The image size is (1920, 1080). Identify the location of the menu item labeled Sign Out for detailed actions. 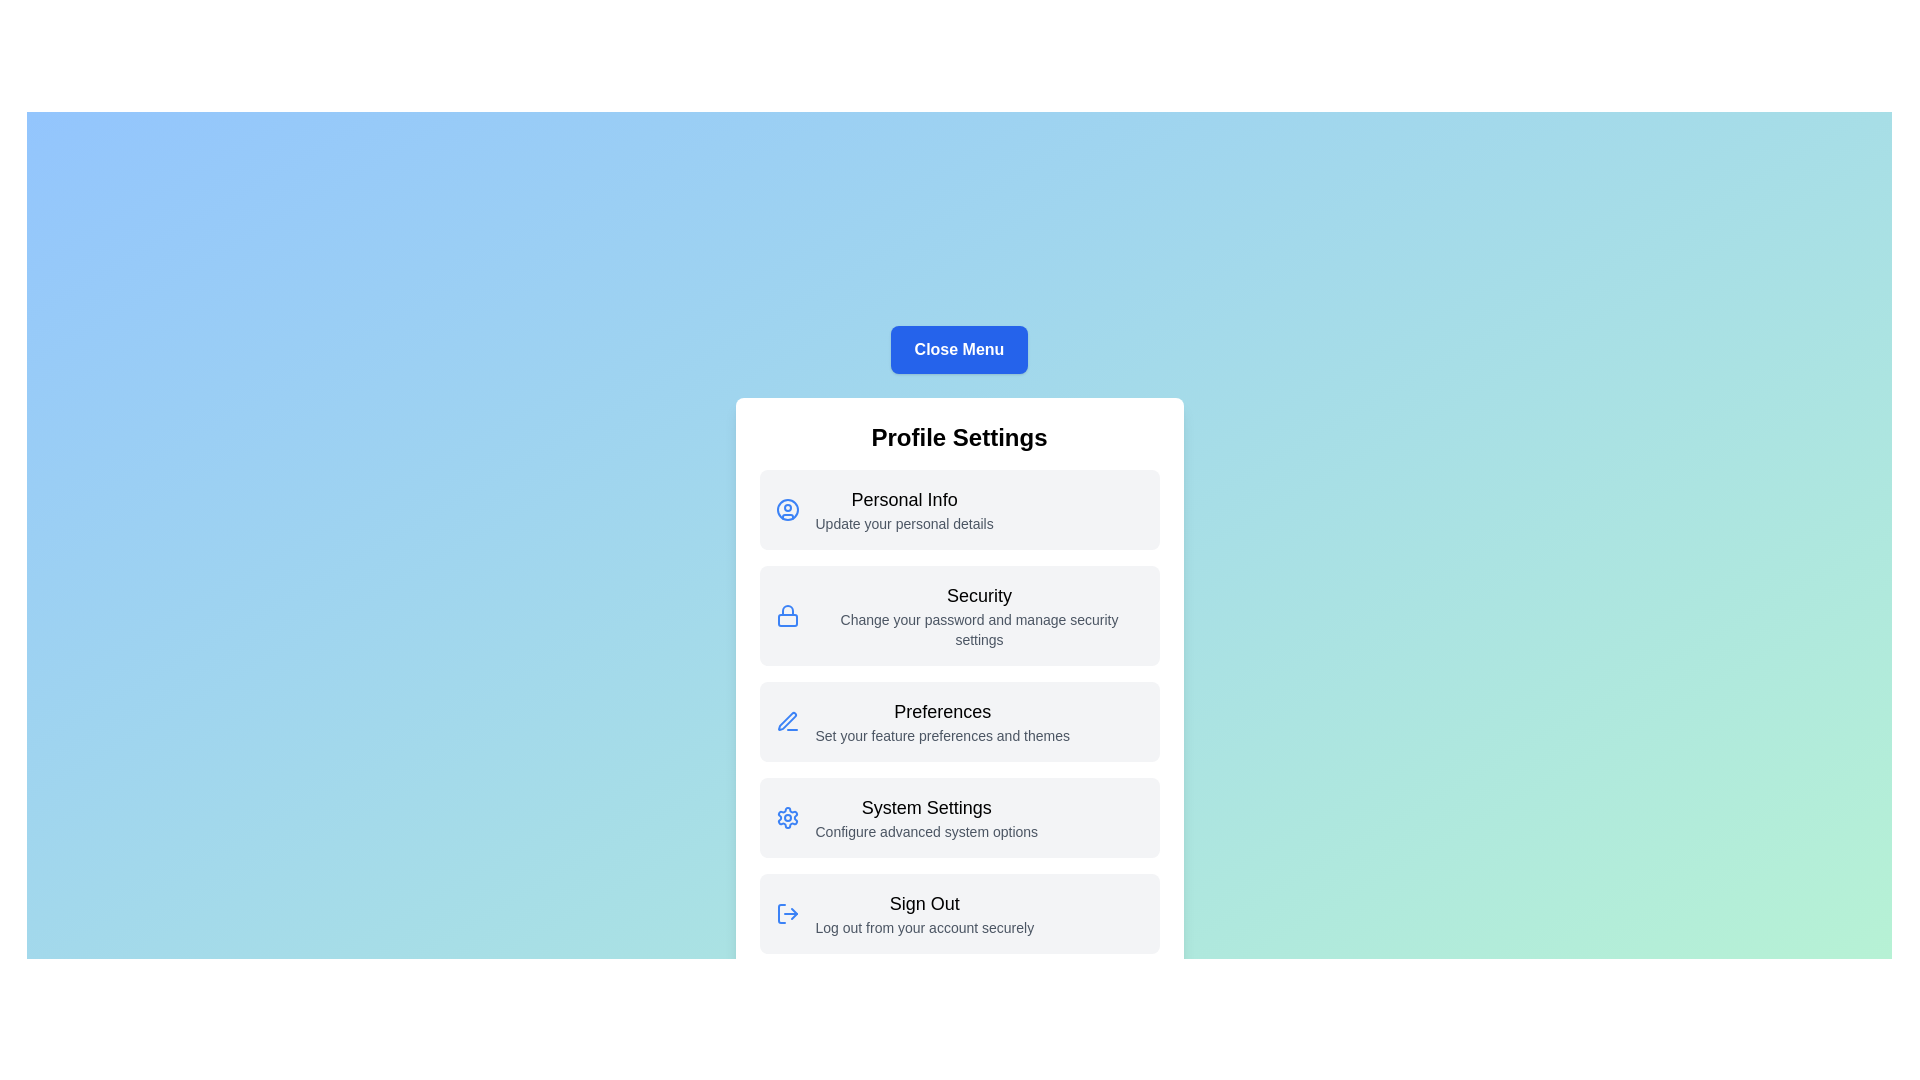
(958, 914).